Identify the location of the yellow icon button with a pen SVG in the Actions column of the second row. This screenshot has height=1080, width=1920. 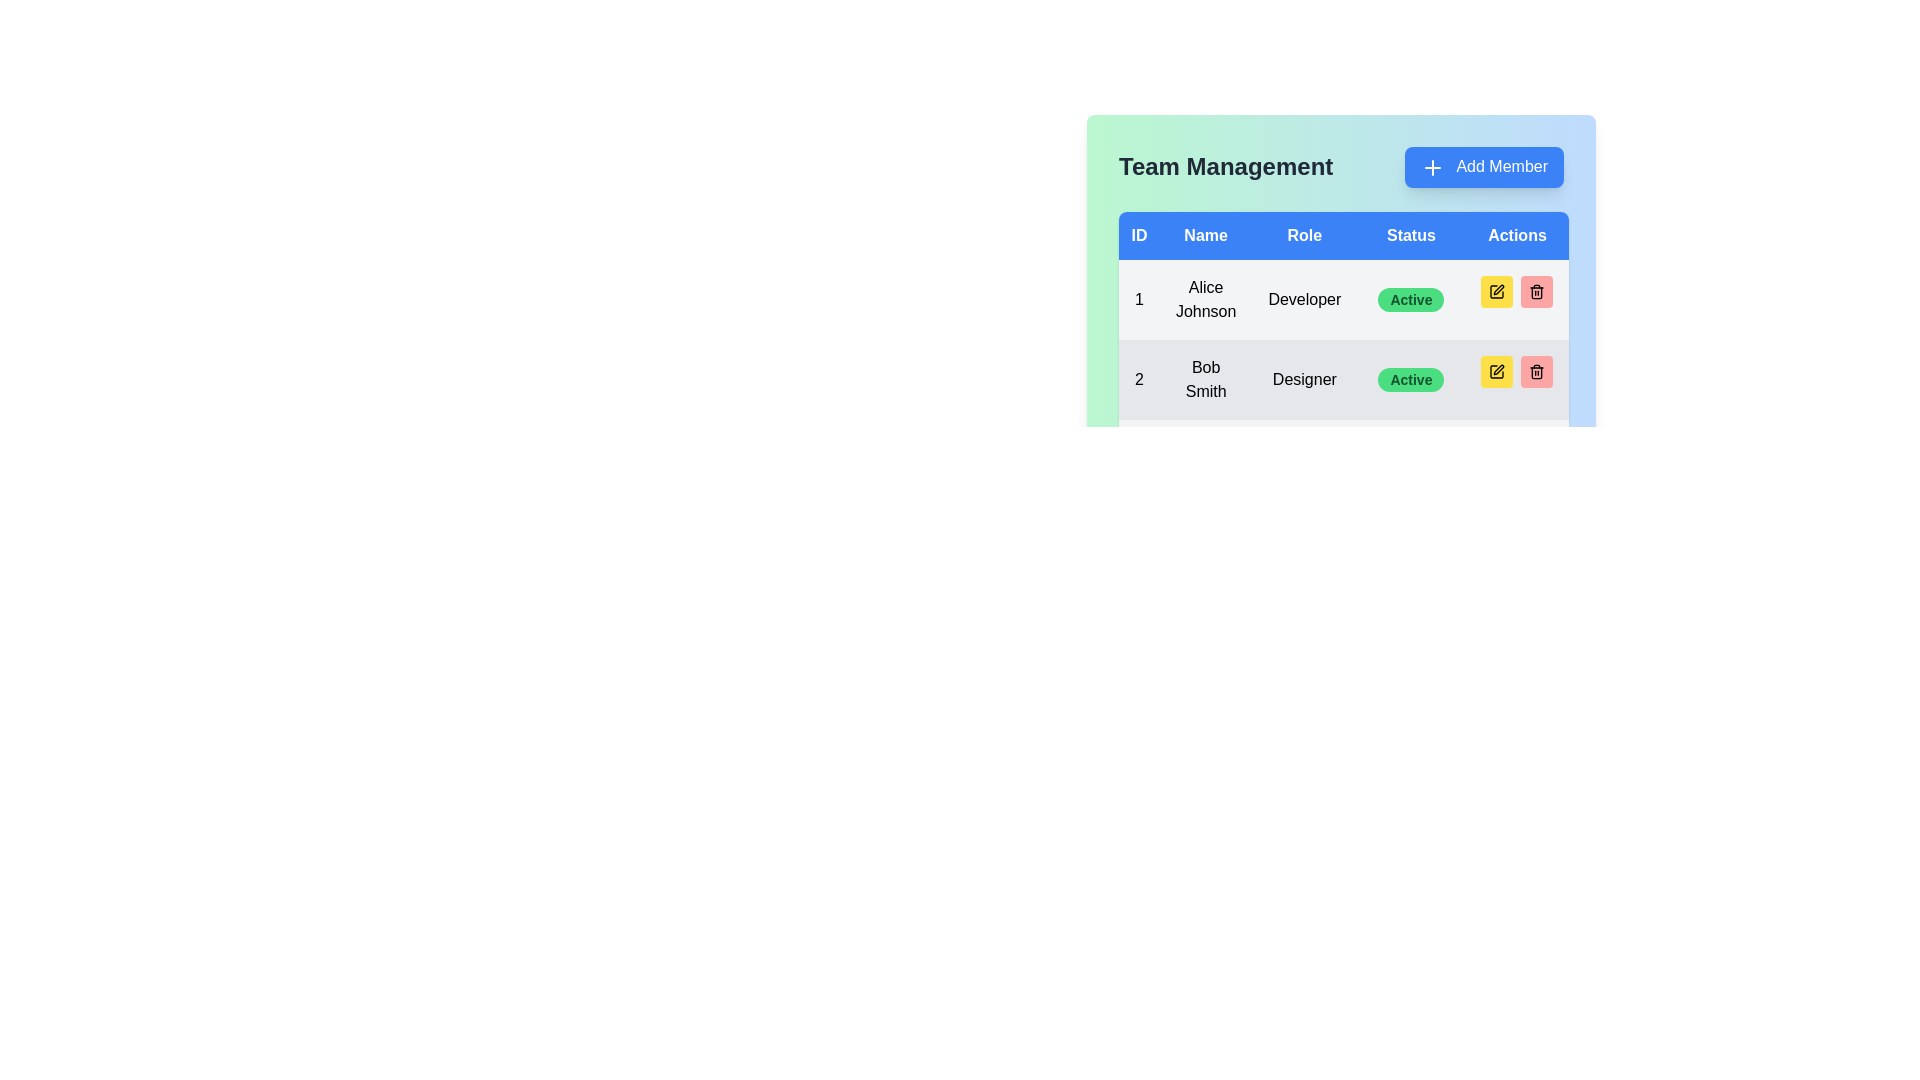
(1497, 371).